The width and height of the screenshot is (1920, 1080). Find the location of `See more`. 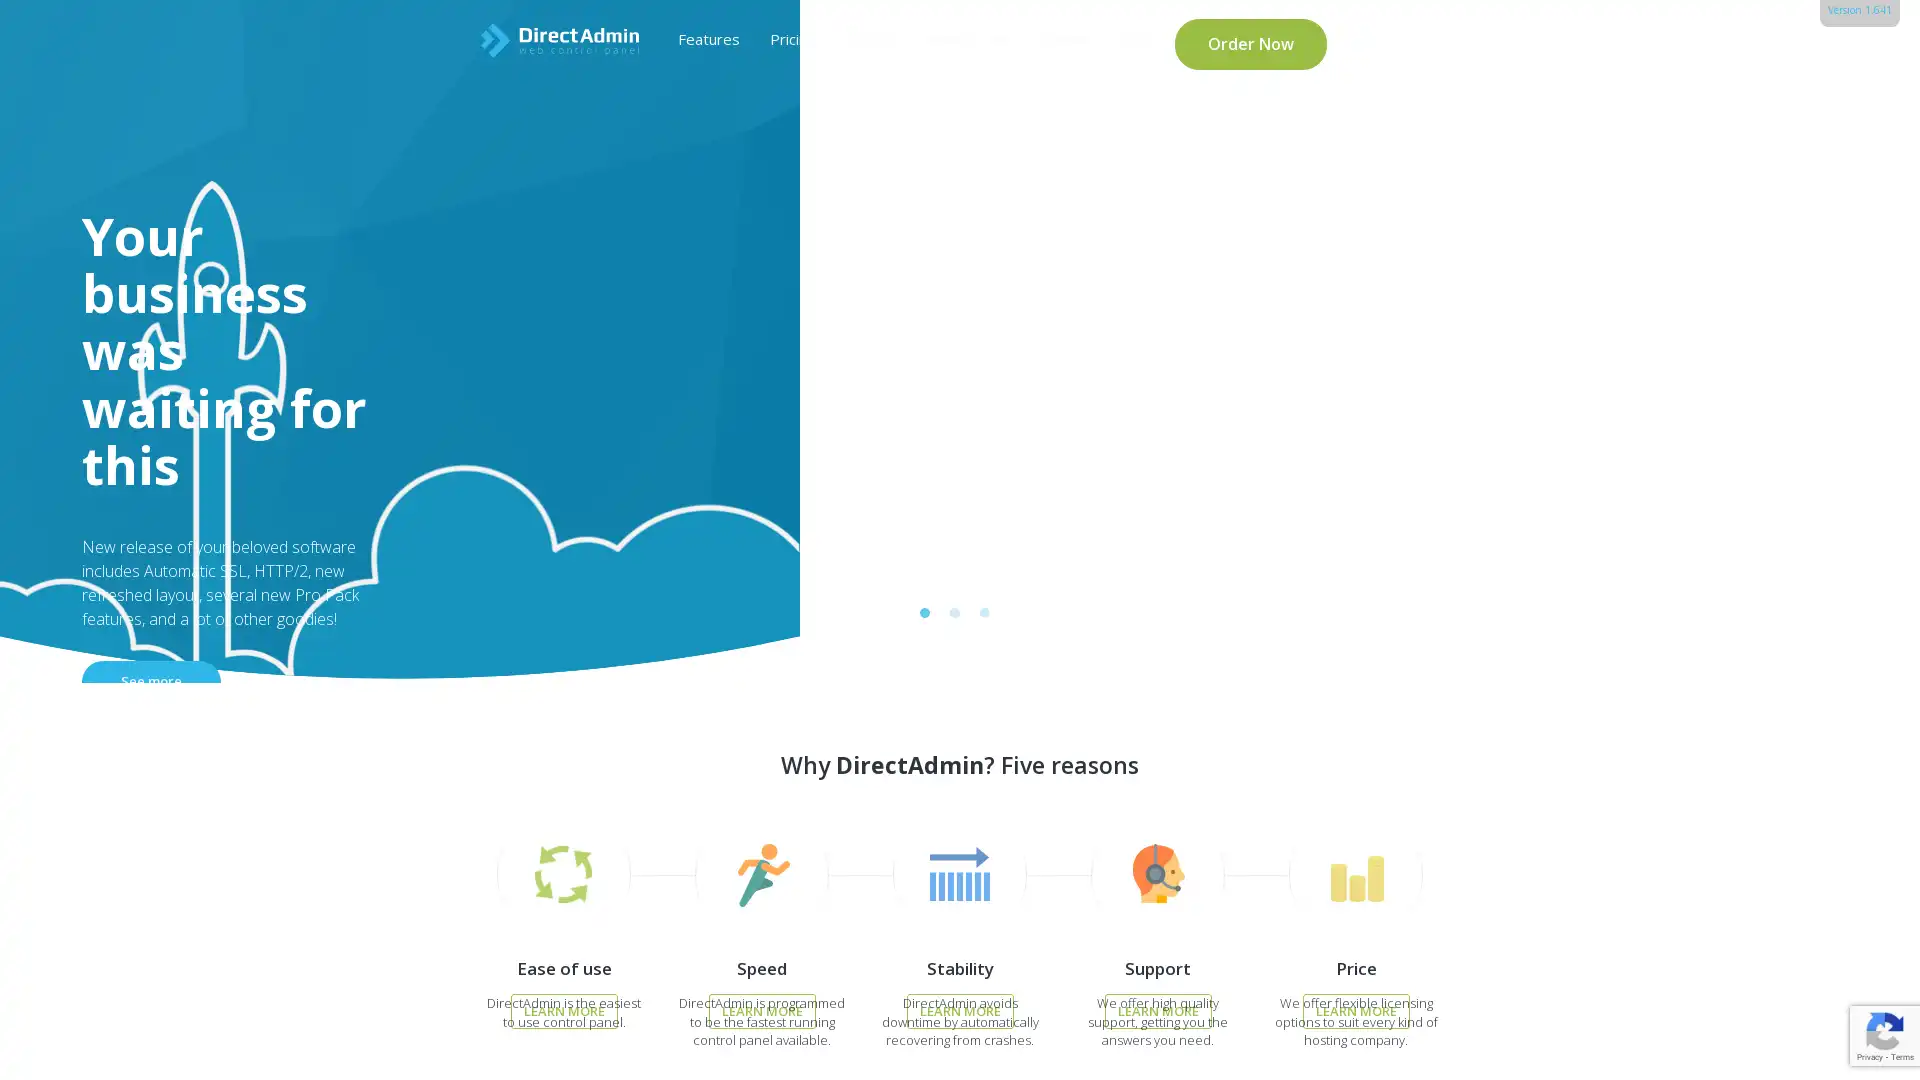

See more is located at coordinates (451, 443).